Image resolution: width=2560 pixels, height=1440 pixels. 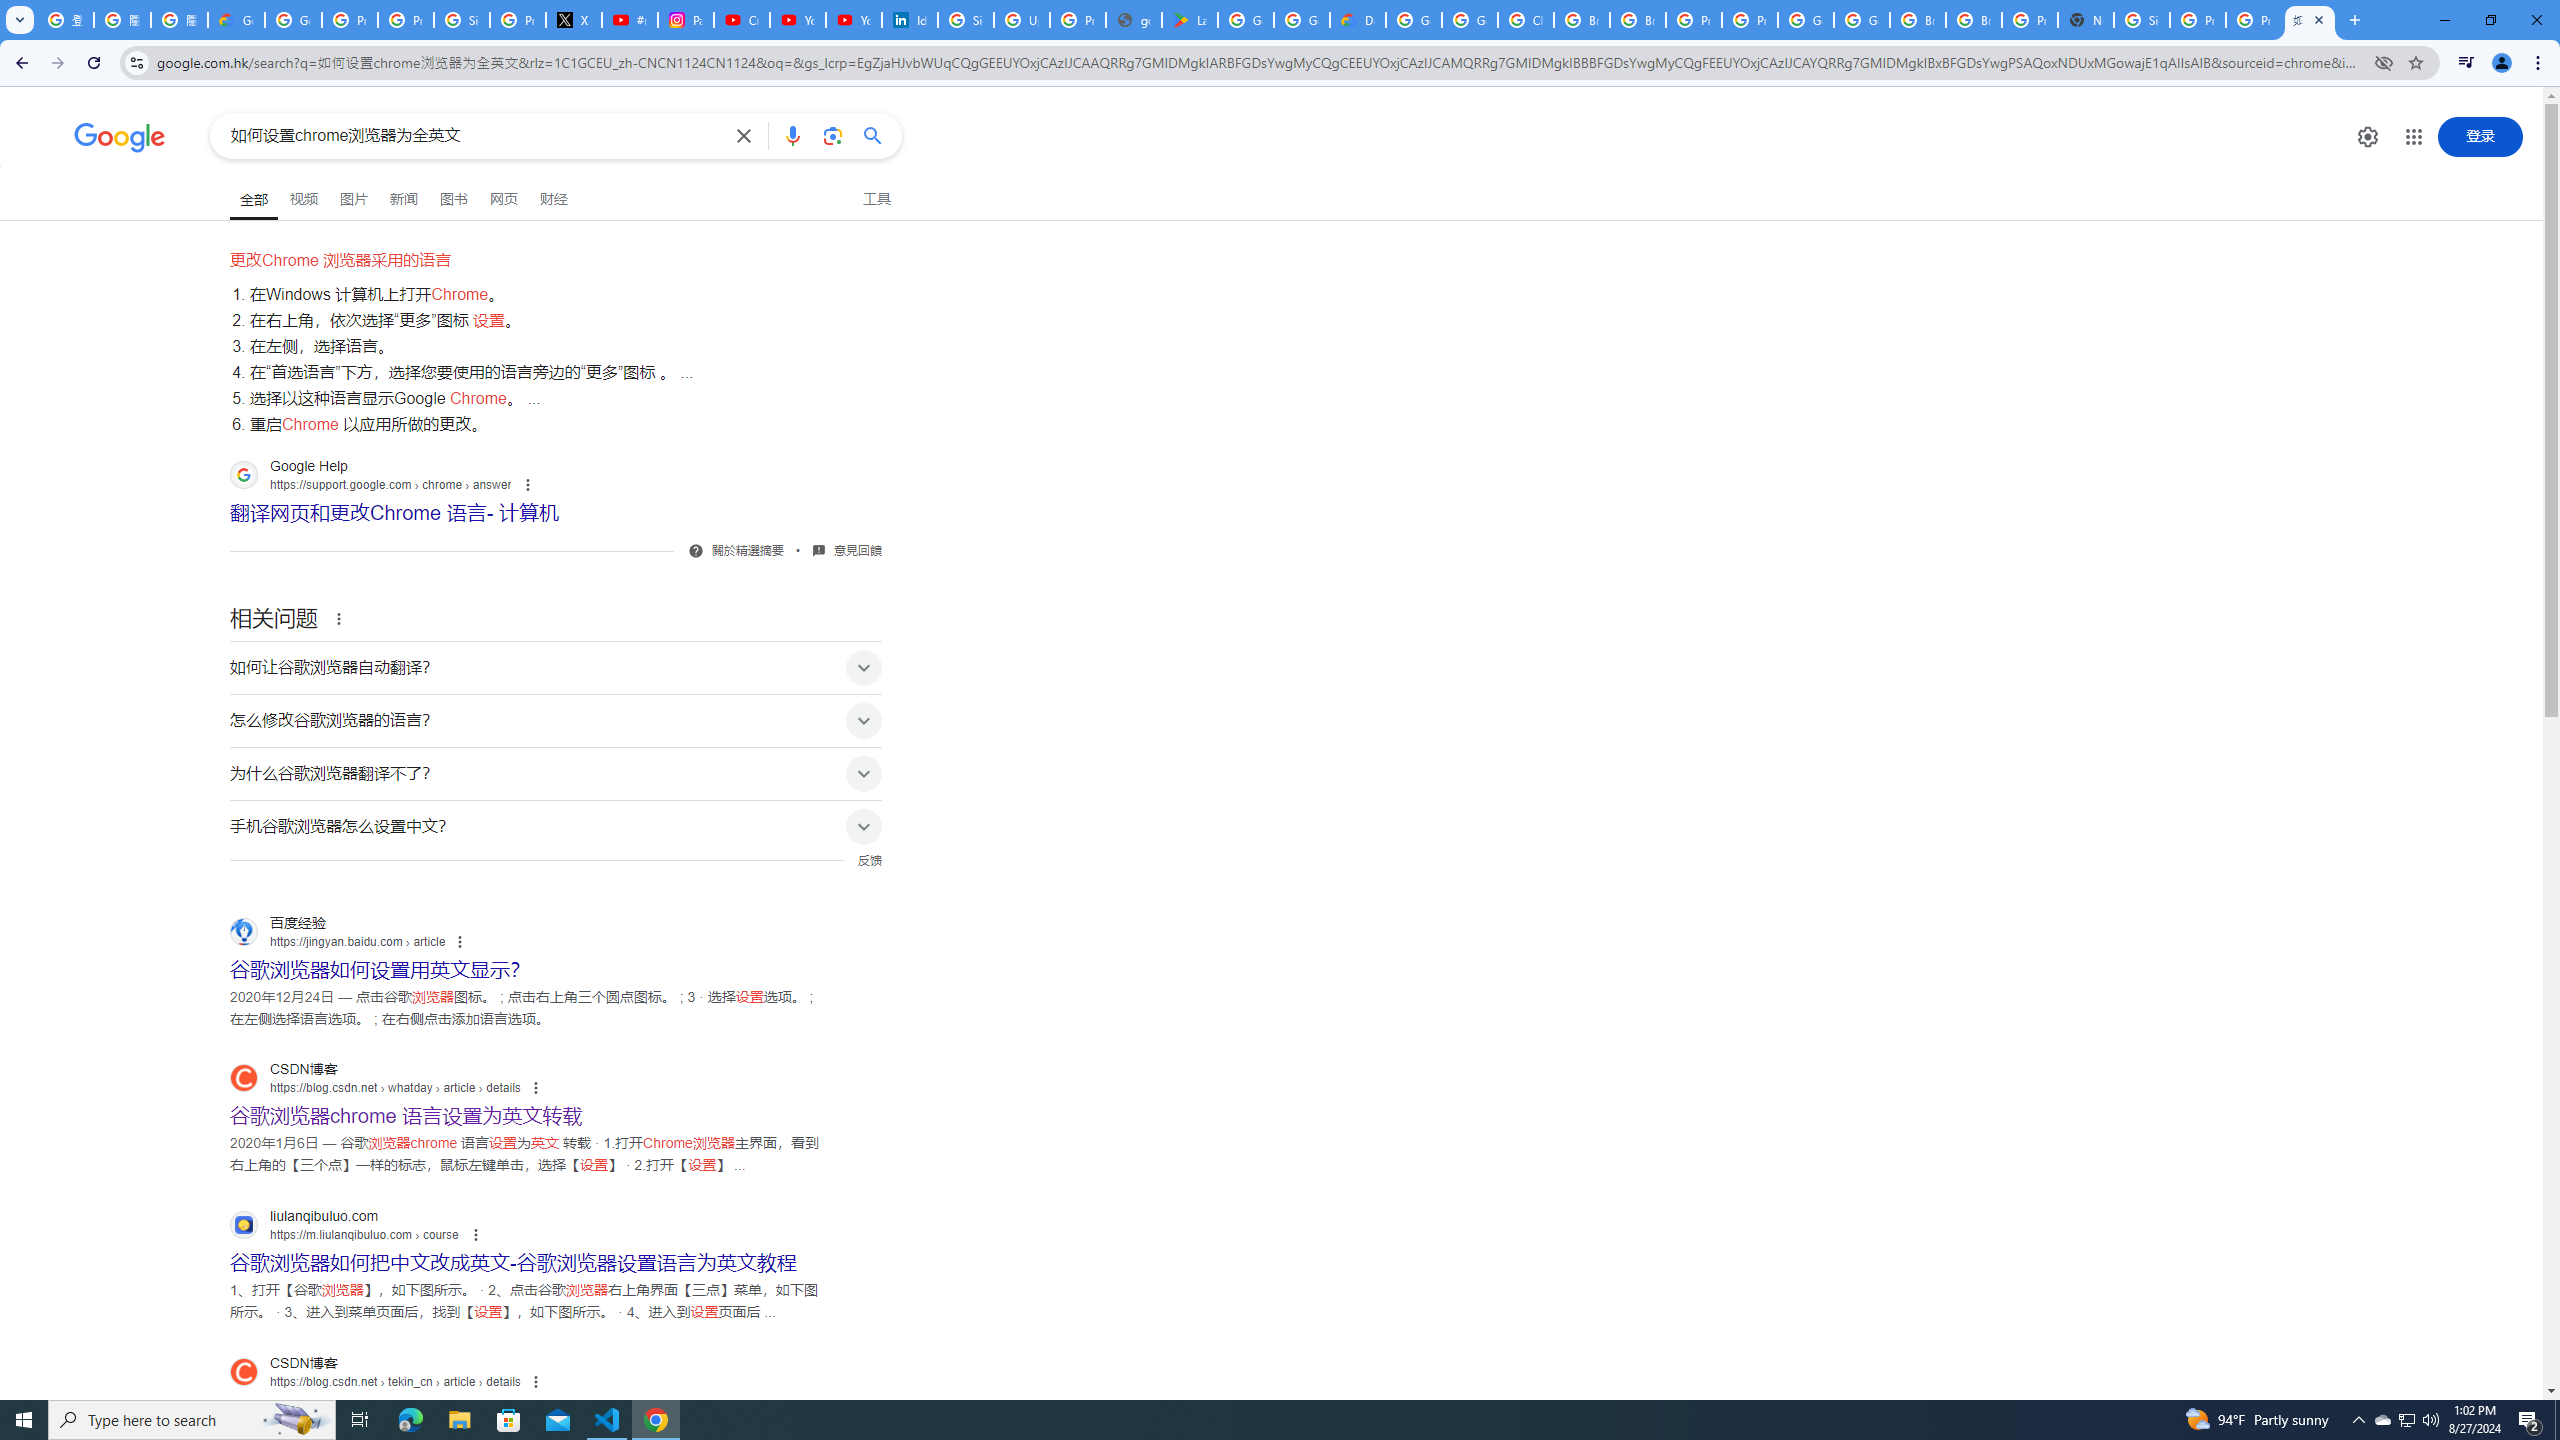 I want to click on 'X', so click(x=574, y=19).